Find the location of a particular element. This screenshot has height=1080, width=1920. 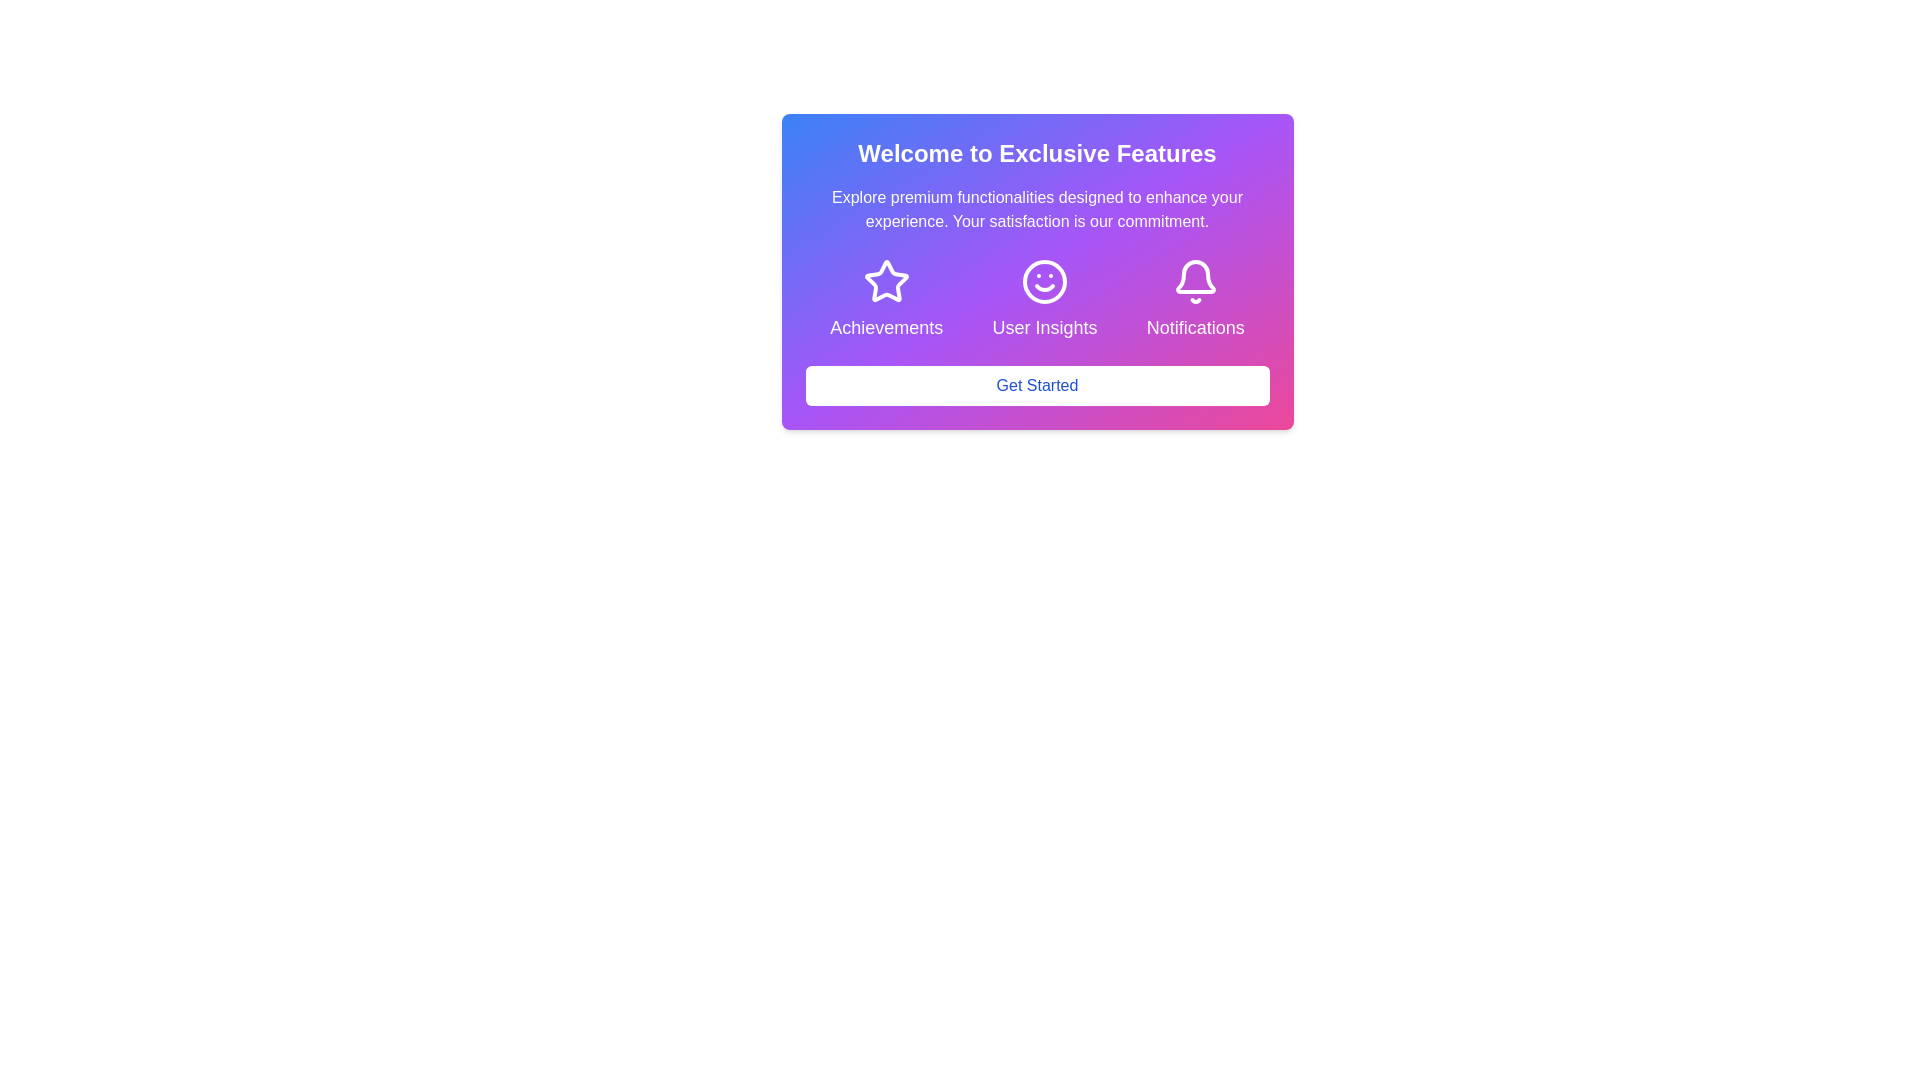

the star-shaped purple icon with a white outline located in the 'Achievements' section of the interface is located at coordinates (885, 281).